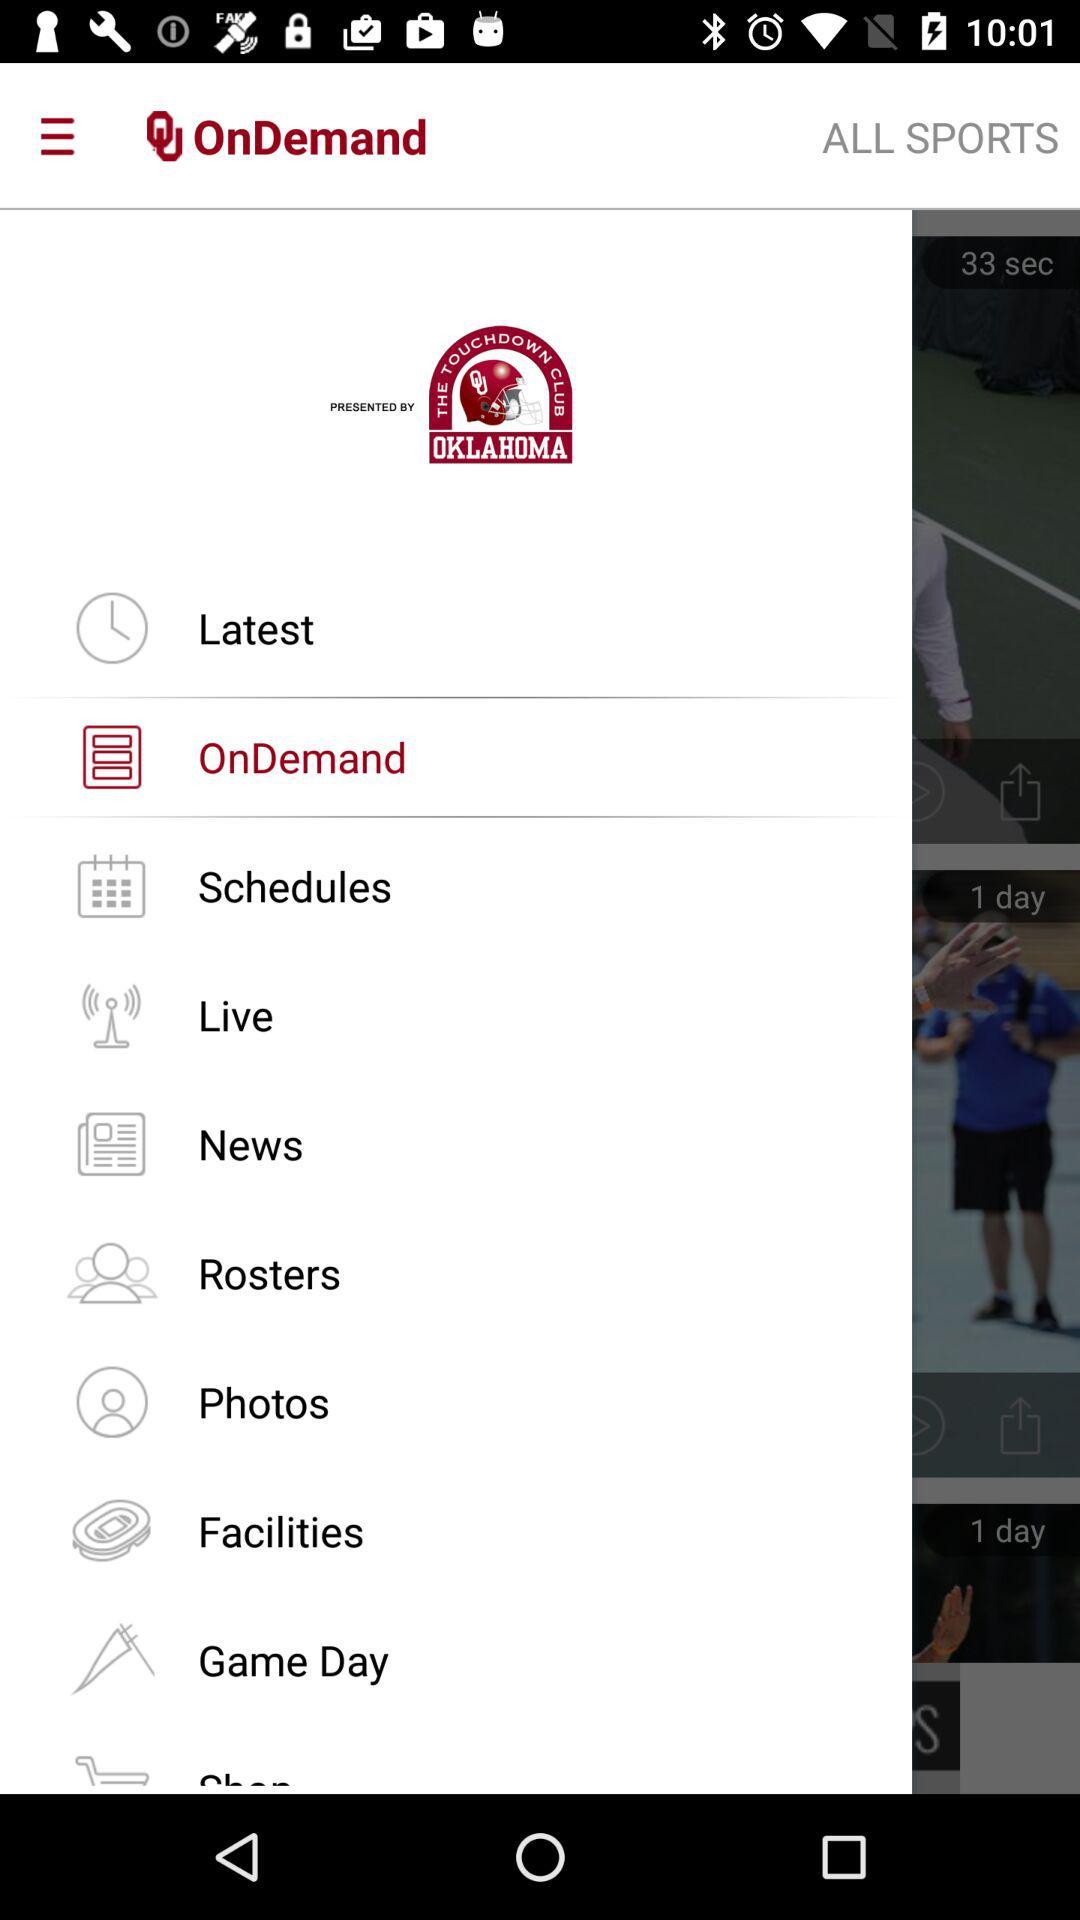 This screenshot has width=1080, height=1920. Describe the element at coordinates (1020, 1424) in the screenshot. I see `icon which is right to photos` at that location.